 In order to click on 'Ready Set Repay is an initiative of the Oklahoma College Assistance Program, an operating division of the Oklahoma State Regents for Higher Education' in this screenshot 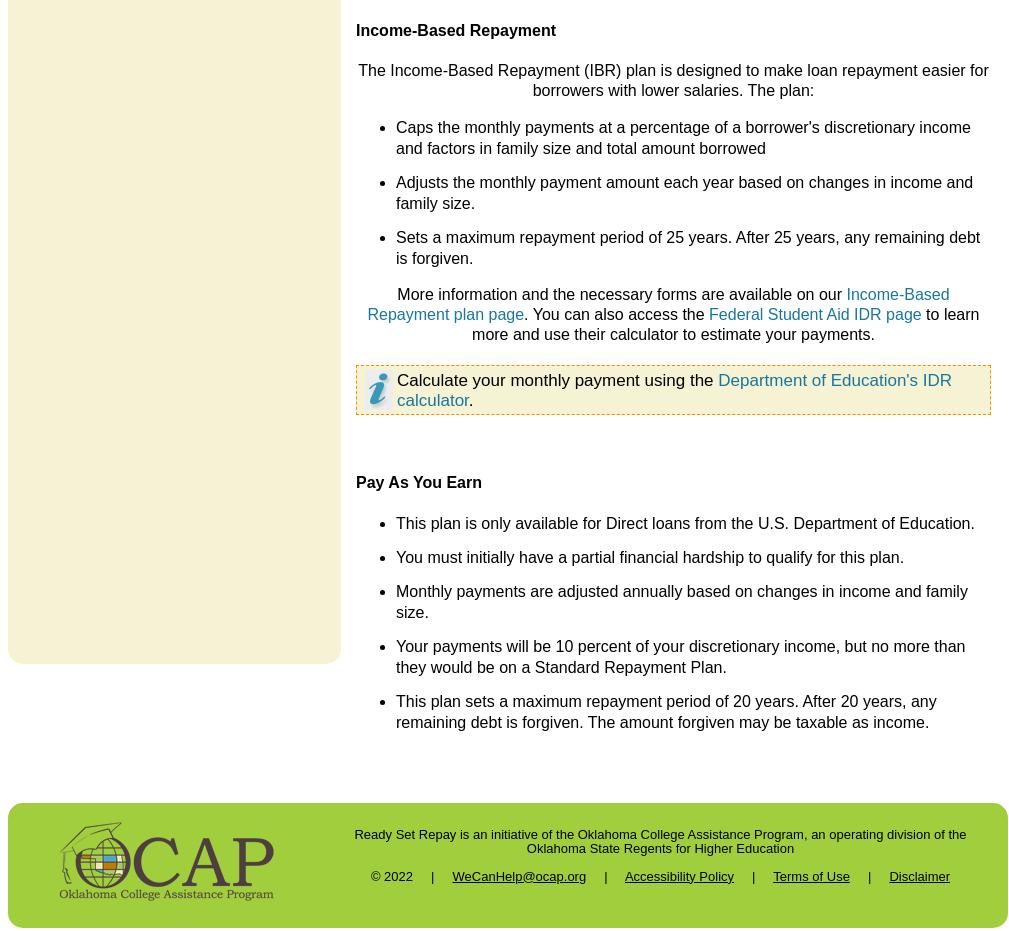, I will do `click(659, 839)`.